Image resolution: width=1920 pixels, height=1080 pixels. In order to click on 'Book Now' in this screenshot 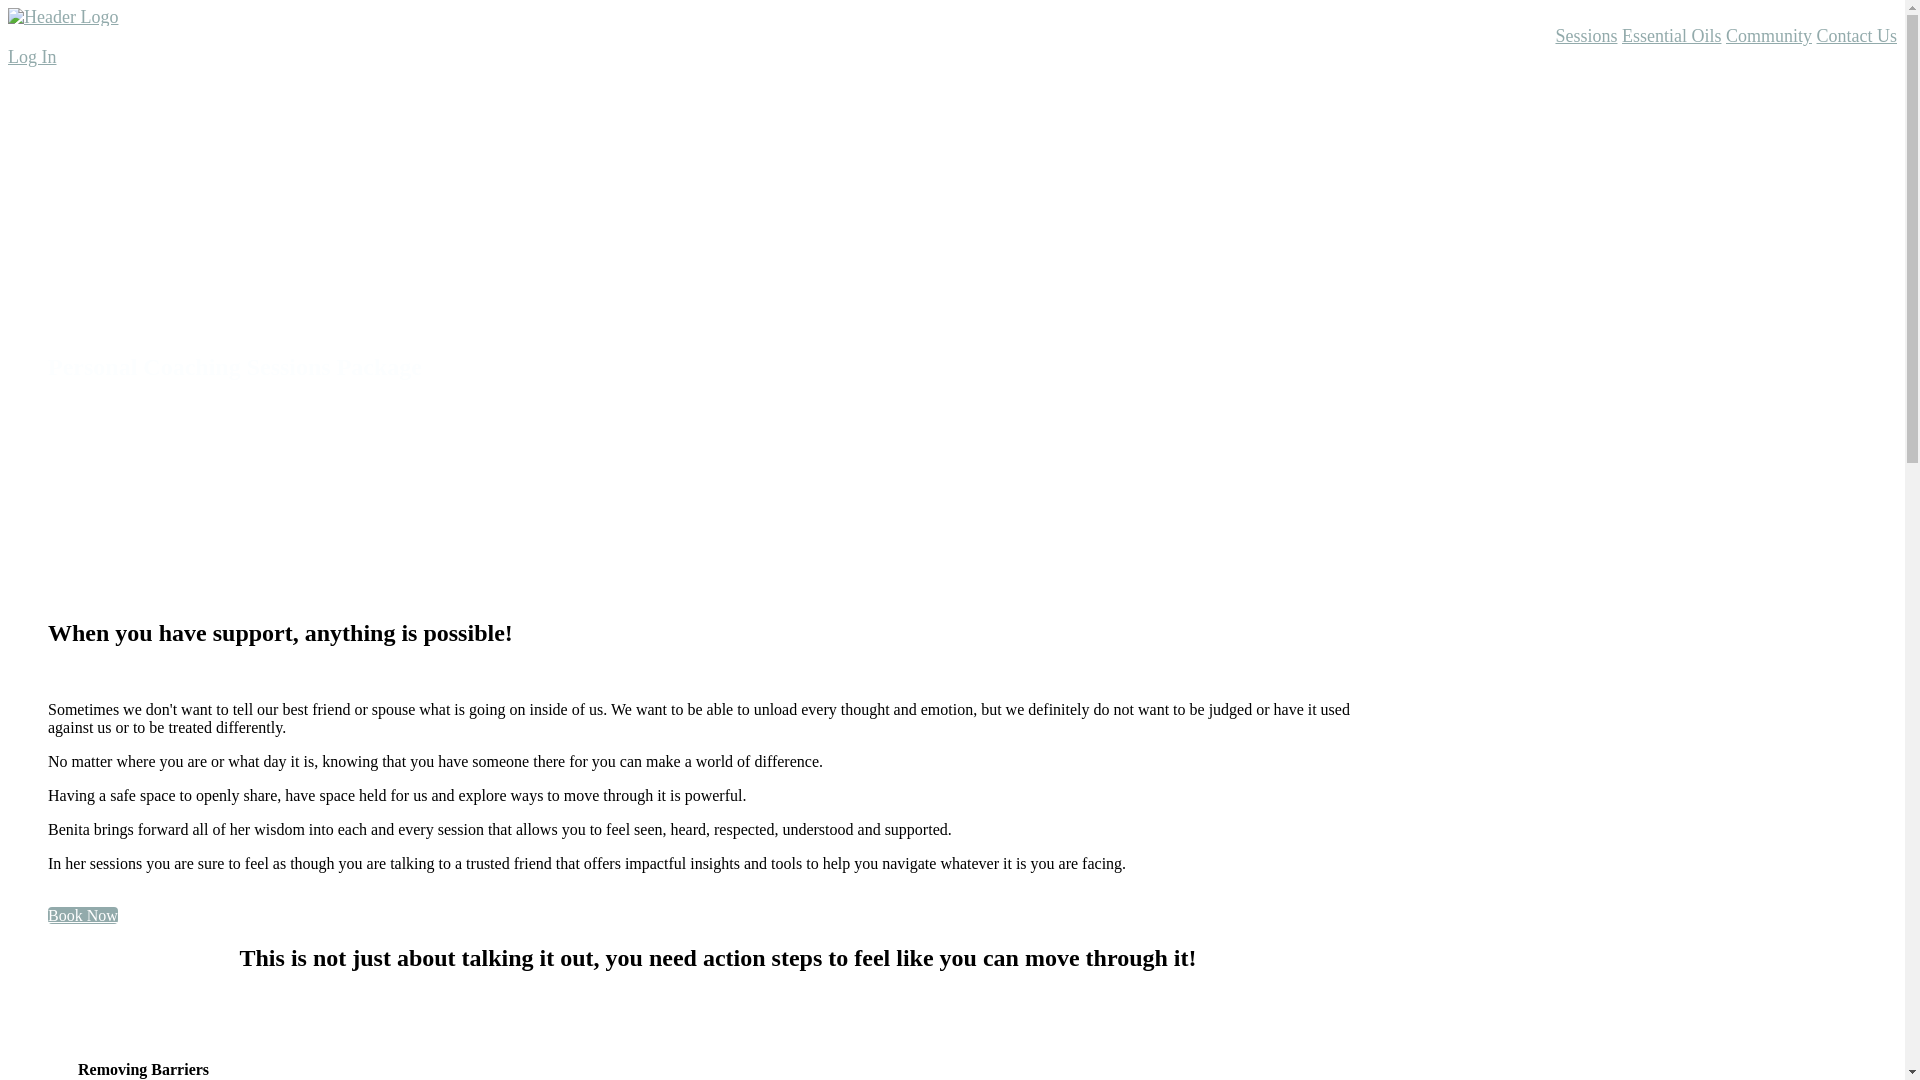, I will do `click(81, 915)`.